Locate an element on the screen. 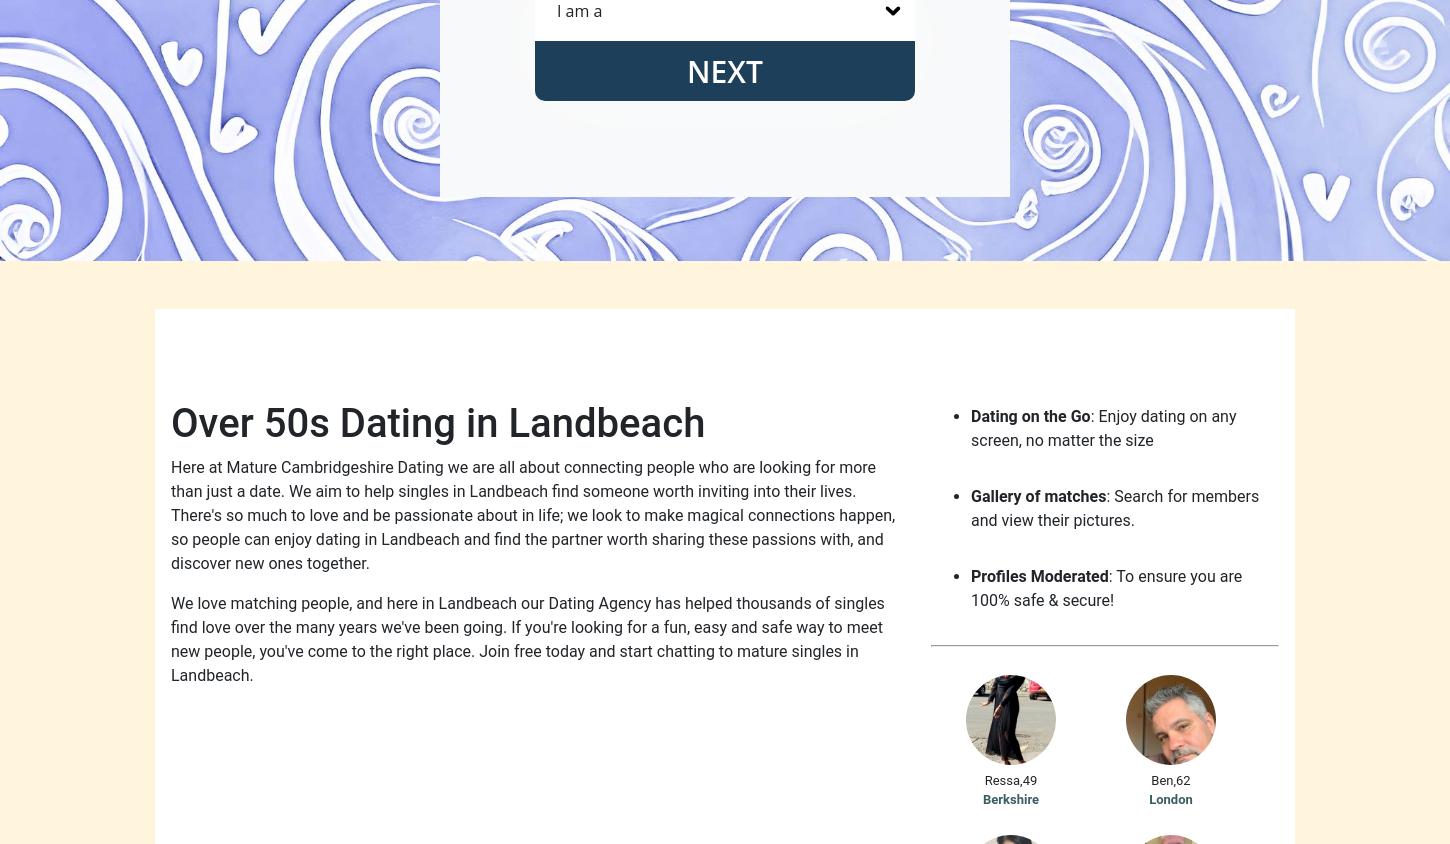  'Dating on the Go' is located at coordinates (971, 416).